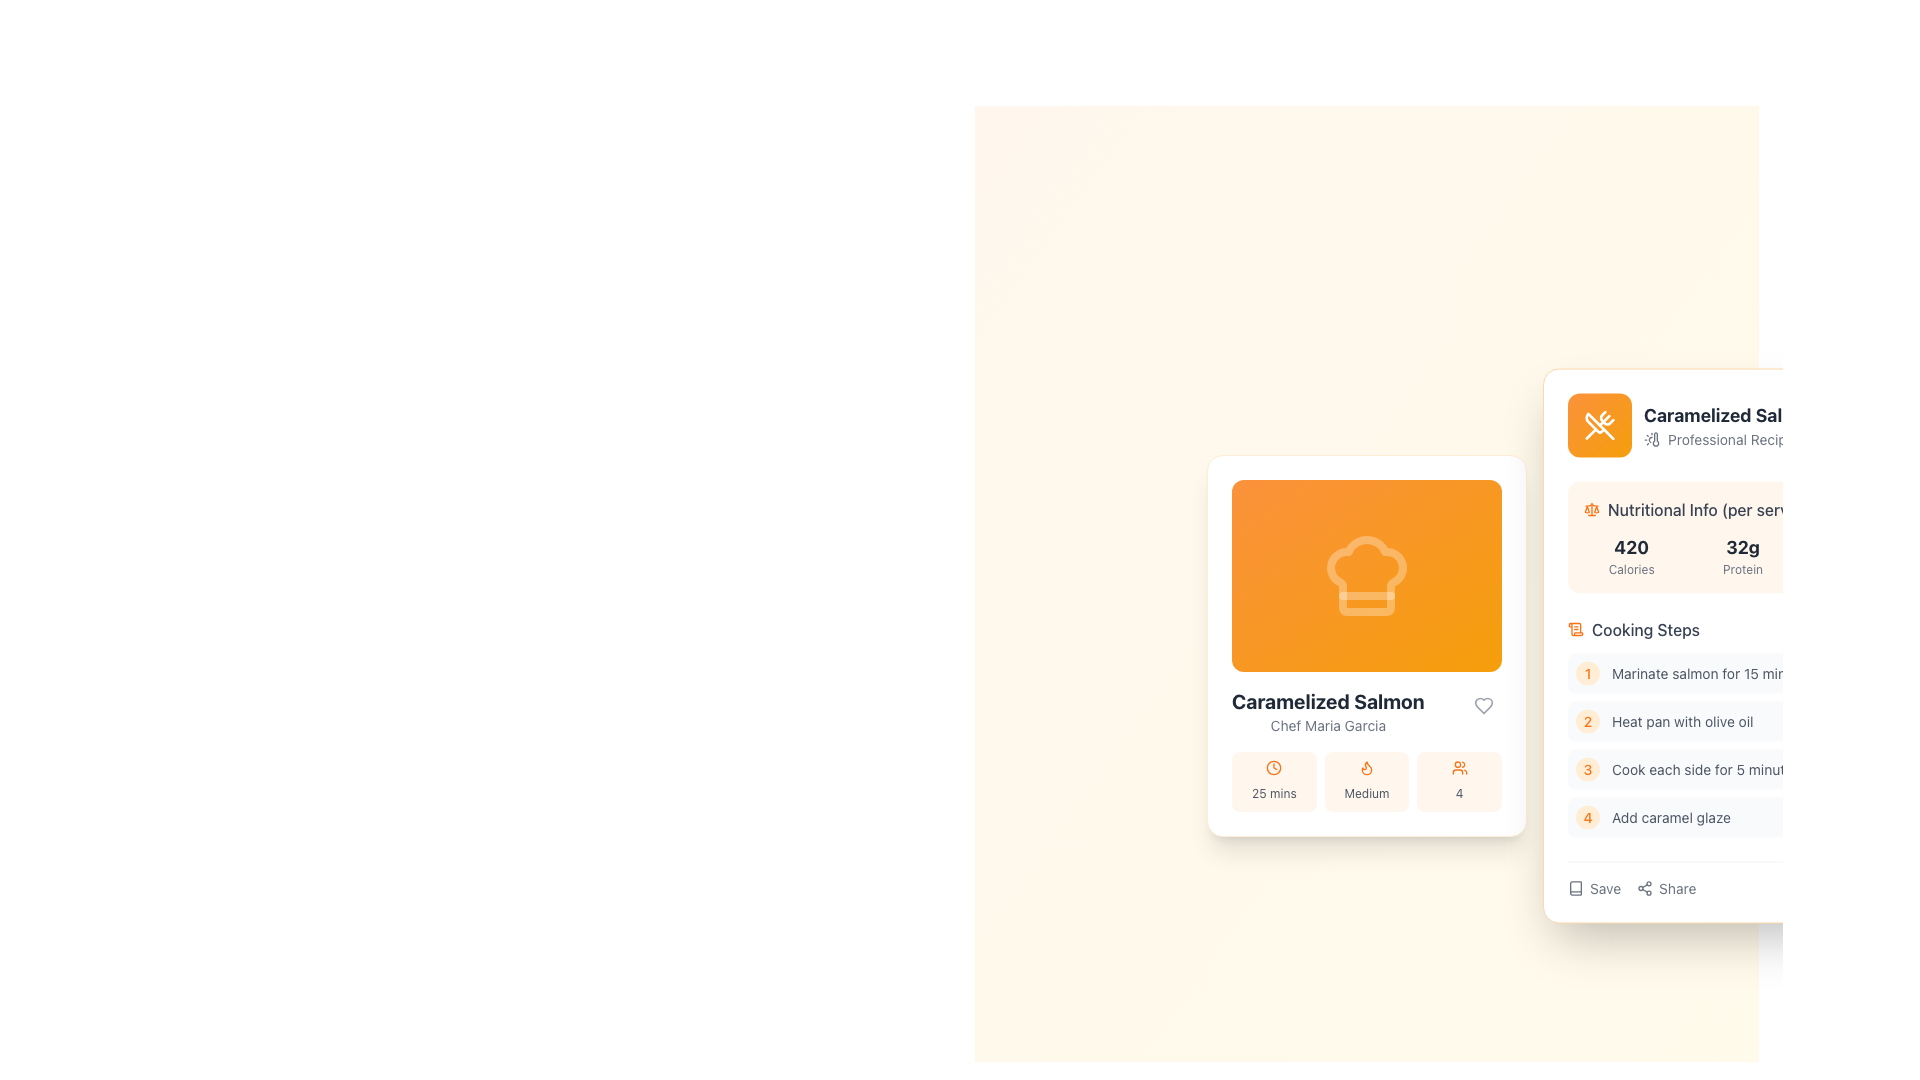 This screenshot has height=1080, width=1920. Describe the element at coordinates (1741, 569) in the screenshot. I see `the text label indicating the protein content, which is located immediately below the '32g' value in the nutritional information panel on the recipe card` at that location.